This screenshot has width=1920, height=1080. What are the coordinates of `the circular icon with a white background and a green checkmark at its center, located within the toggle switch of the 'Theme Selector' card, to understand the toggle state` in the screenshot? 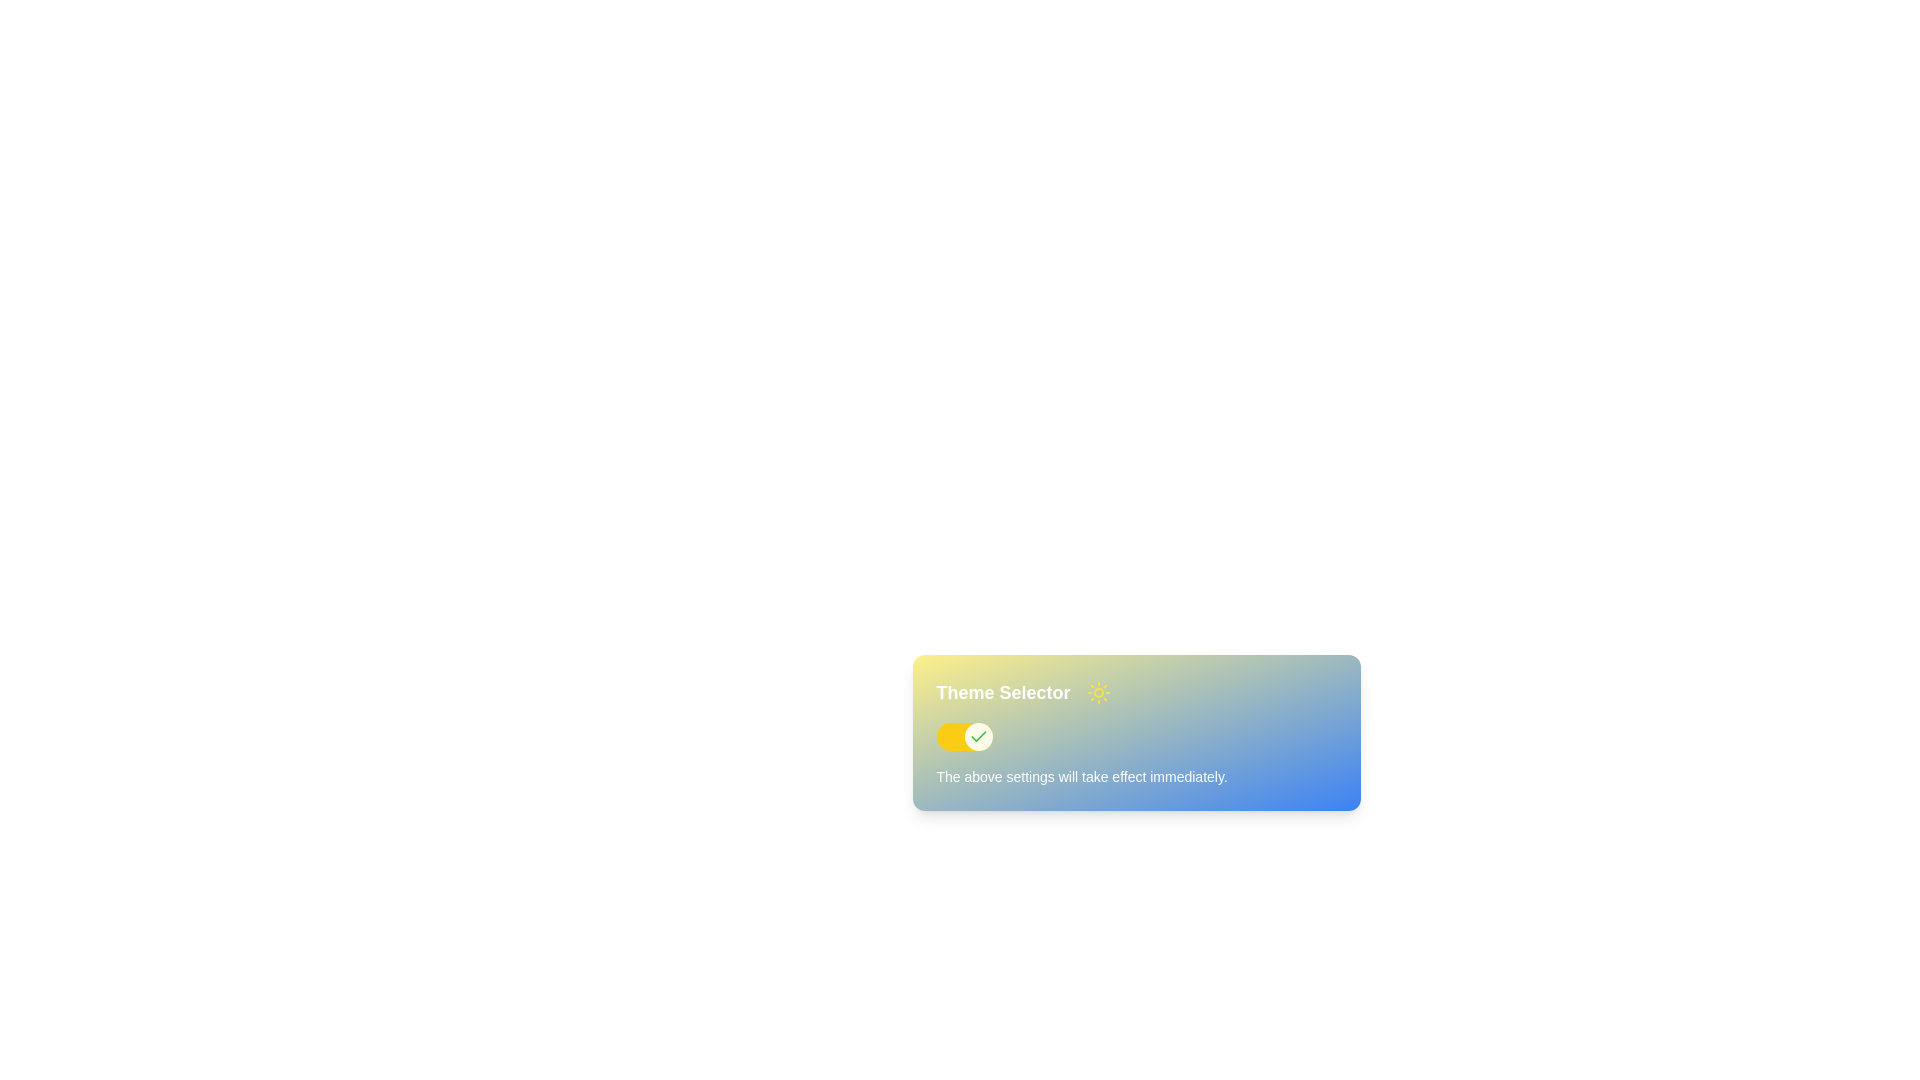 It's located at (978, 736).